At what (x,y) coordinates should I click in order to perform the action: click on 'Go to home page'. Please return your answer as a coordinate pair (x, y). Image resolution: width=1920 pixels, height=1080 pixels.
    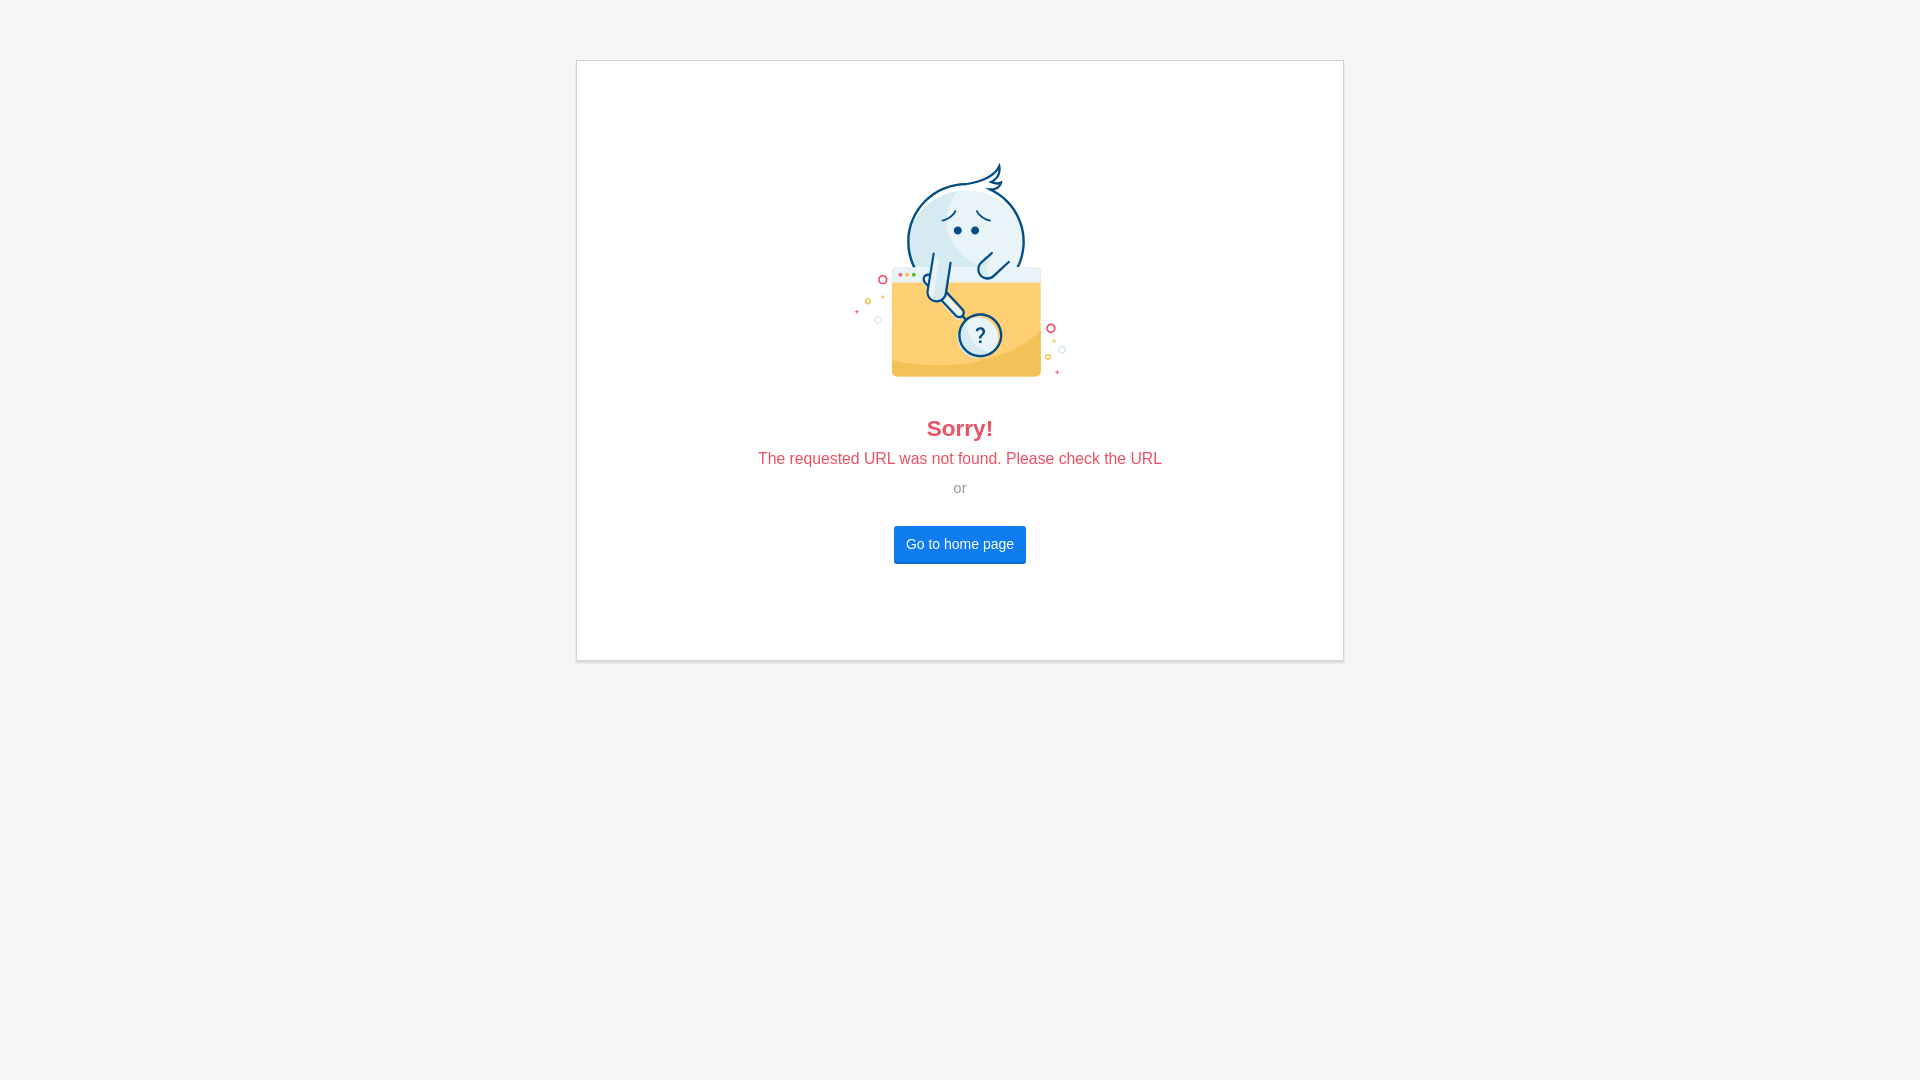
    Looking at the image, I should click on (960, 543).